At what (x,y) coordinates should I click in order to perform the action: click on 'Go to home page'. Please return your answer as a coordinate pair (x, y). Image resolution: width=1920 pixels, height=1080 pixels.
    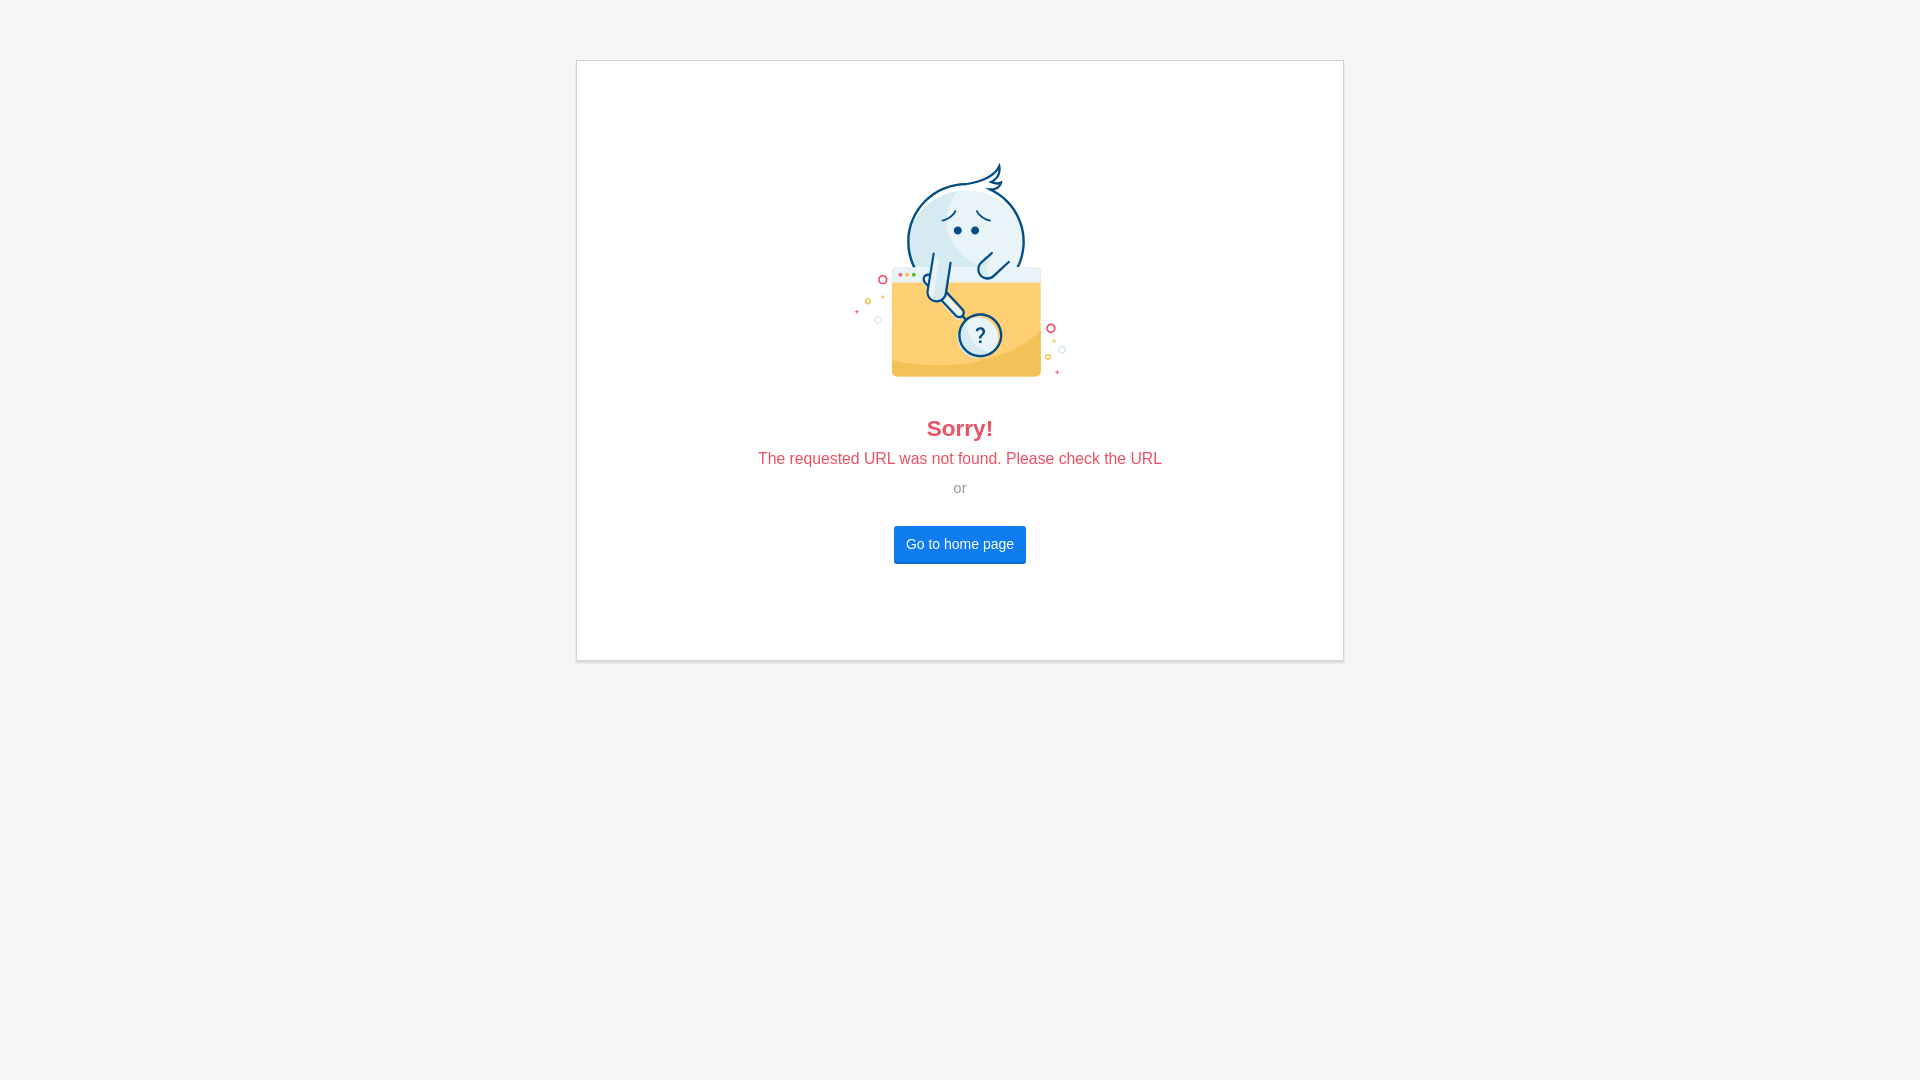
    Looking at the image, I should click on (960, 543).